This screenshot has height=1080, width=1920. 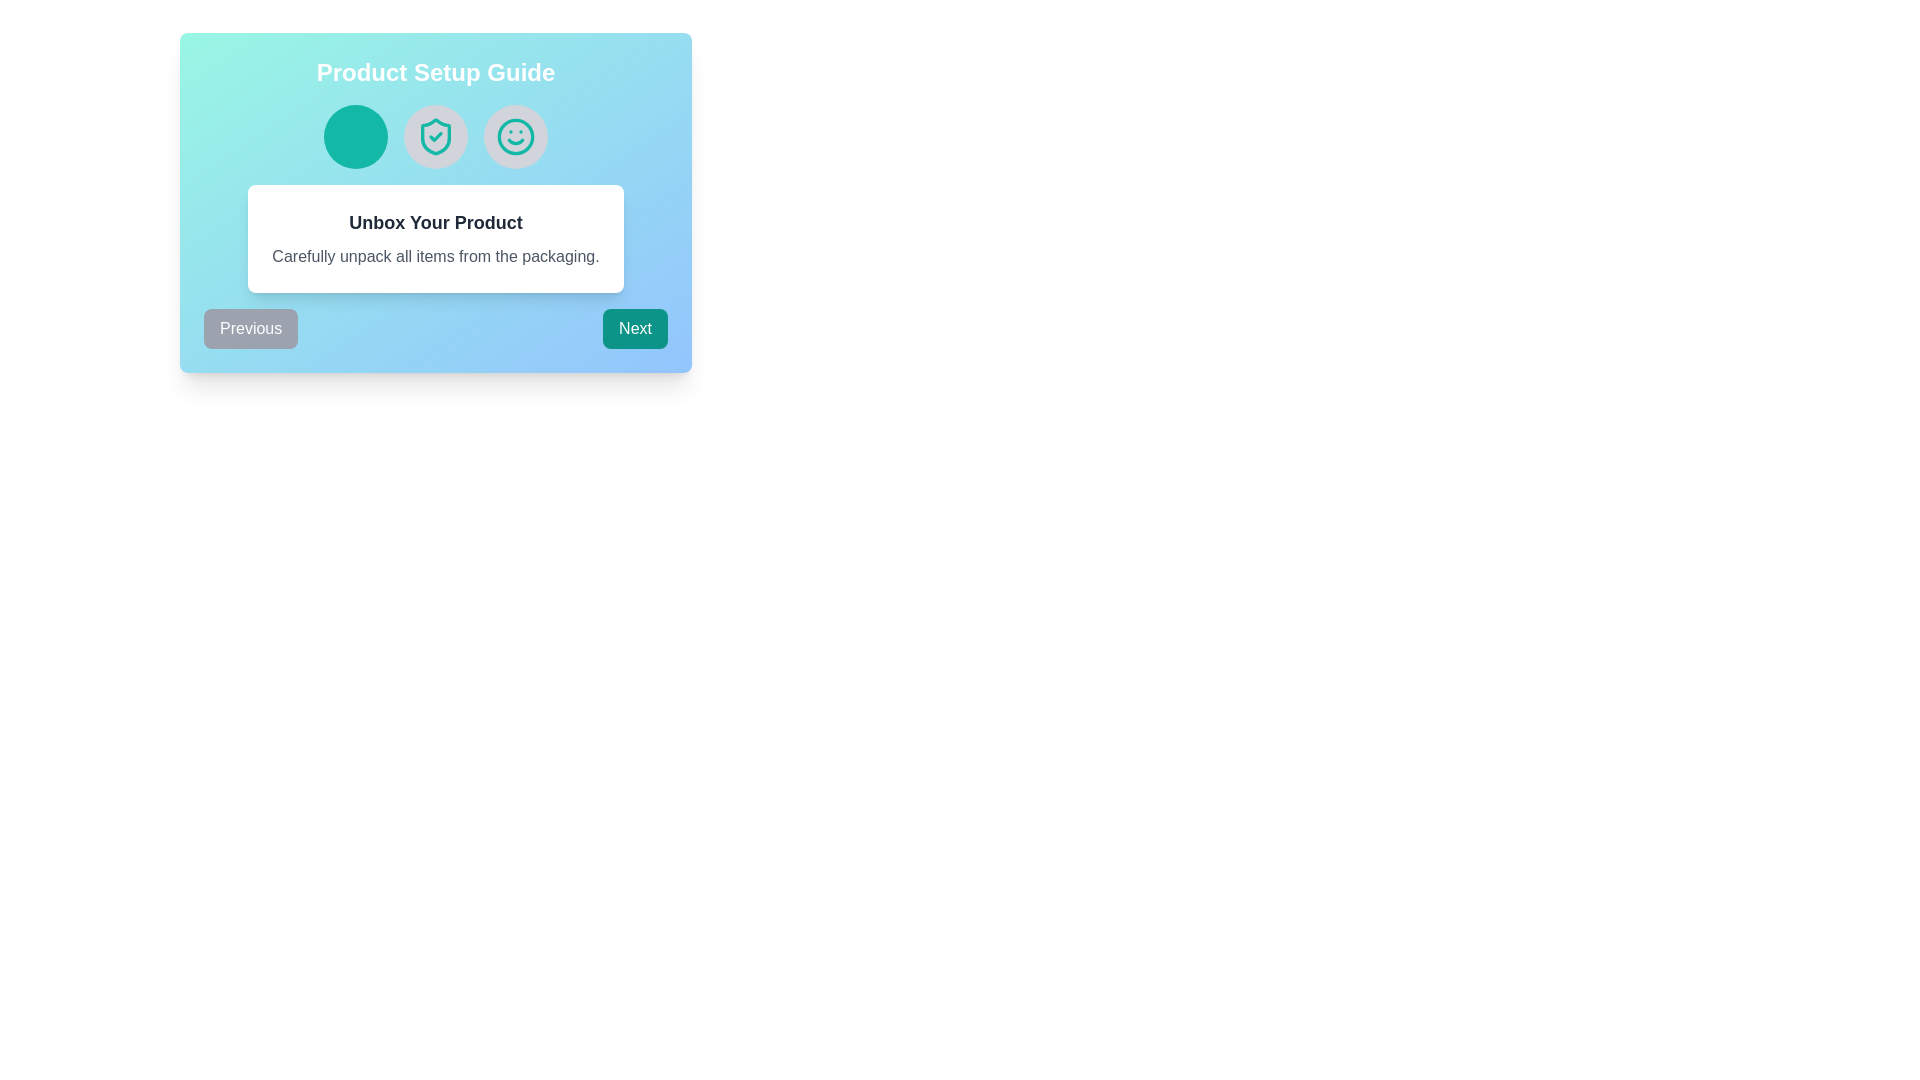 What do you see at coordinates (435, 72) in the screenshot?
I see `the static text label that serves as a header, located at the top-center of a rectangular card with rounded corners and a gradient background` at bounding box center [435, 72].